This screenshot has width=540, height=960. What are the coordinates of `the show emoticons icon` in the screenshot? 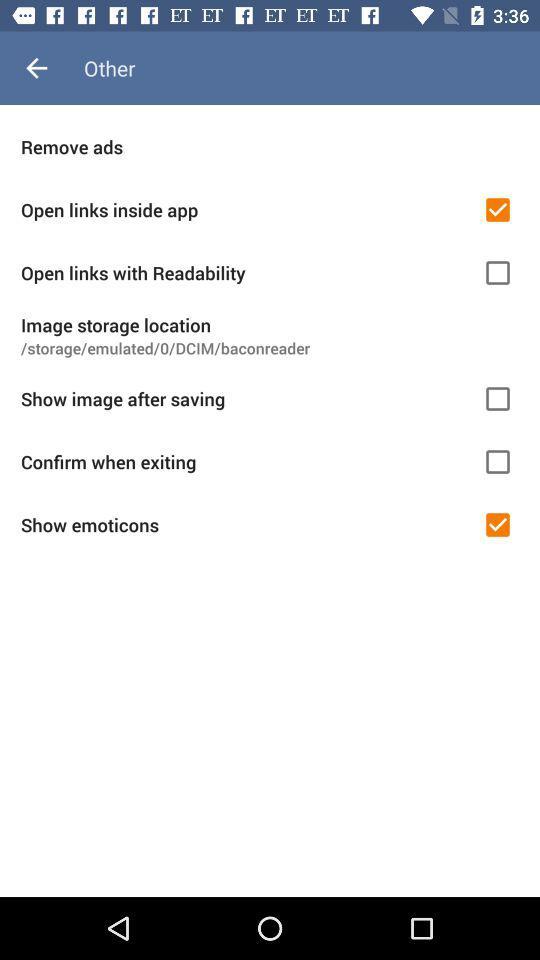 It's located at (245, 524).